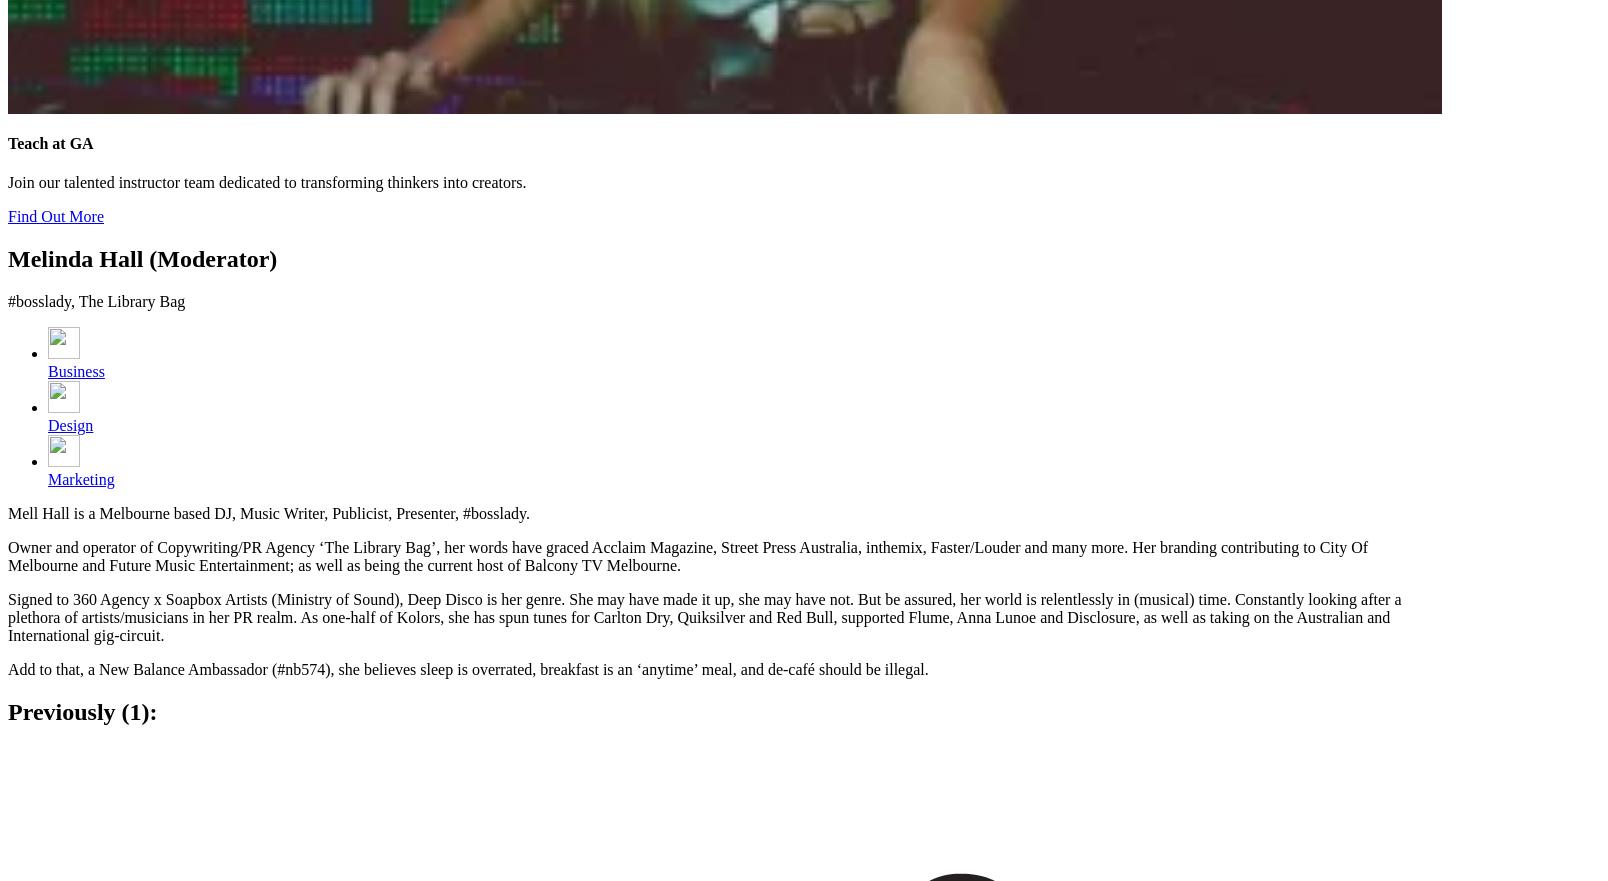 This screenshot has width=1608, height=881. What do you see at coordinates (81, 478) in the screenshot?
I see `'Marketing'` at bounding box center [81, 478].